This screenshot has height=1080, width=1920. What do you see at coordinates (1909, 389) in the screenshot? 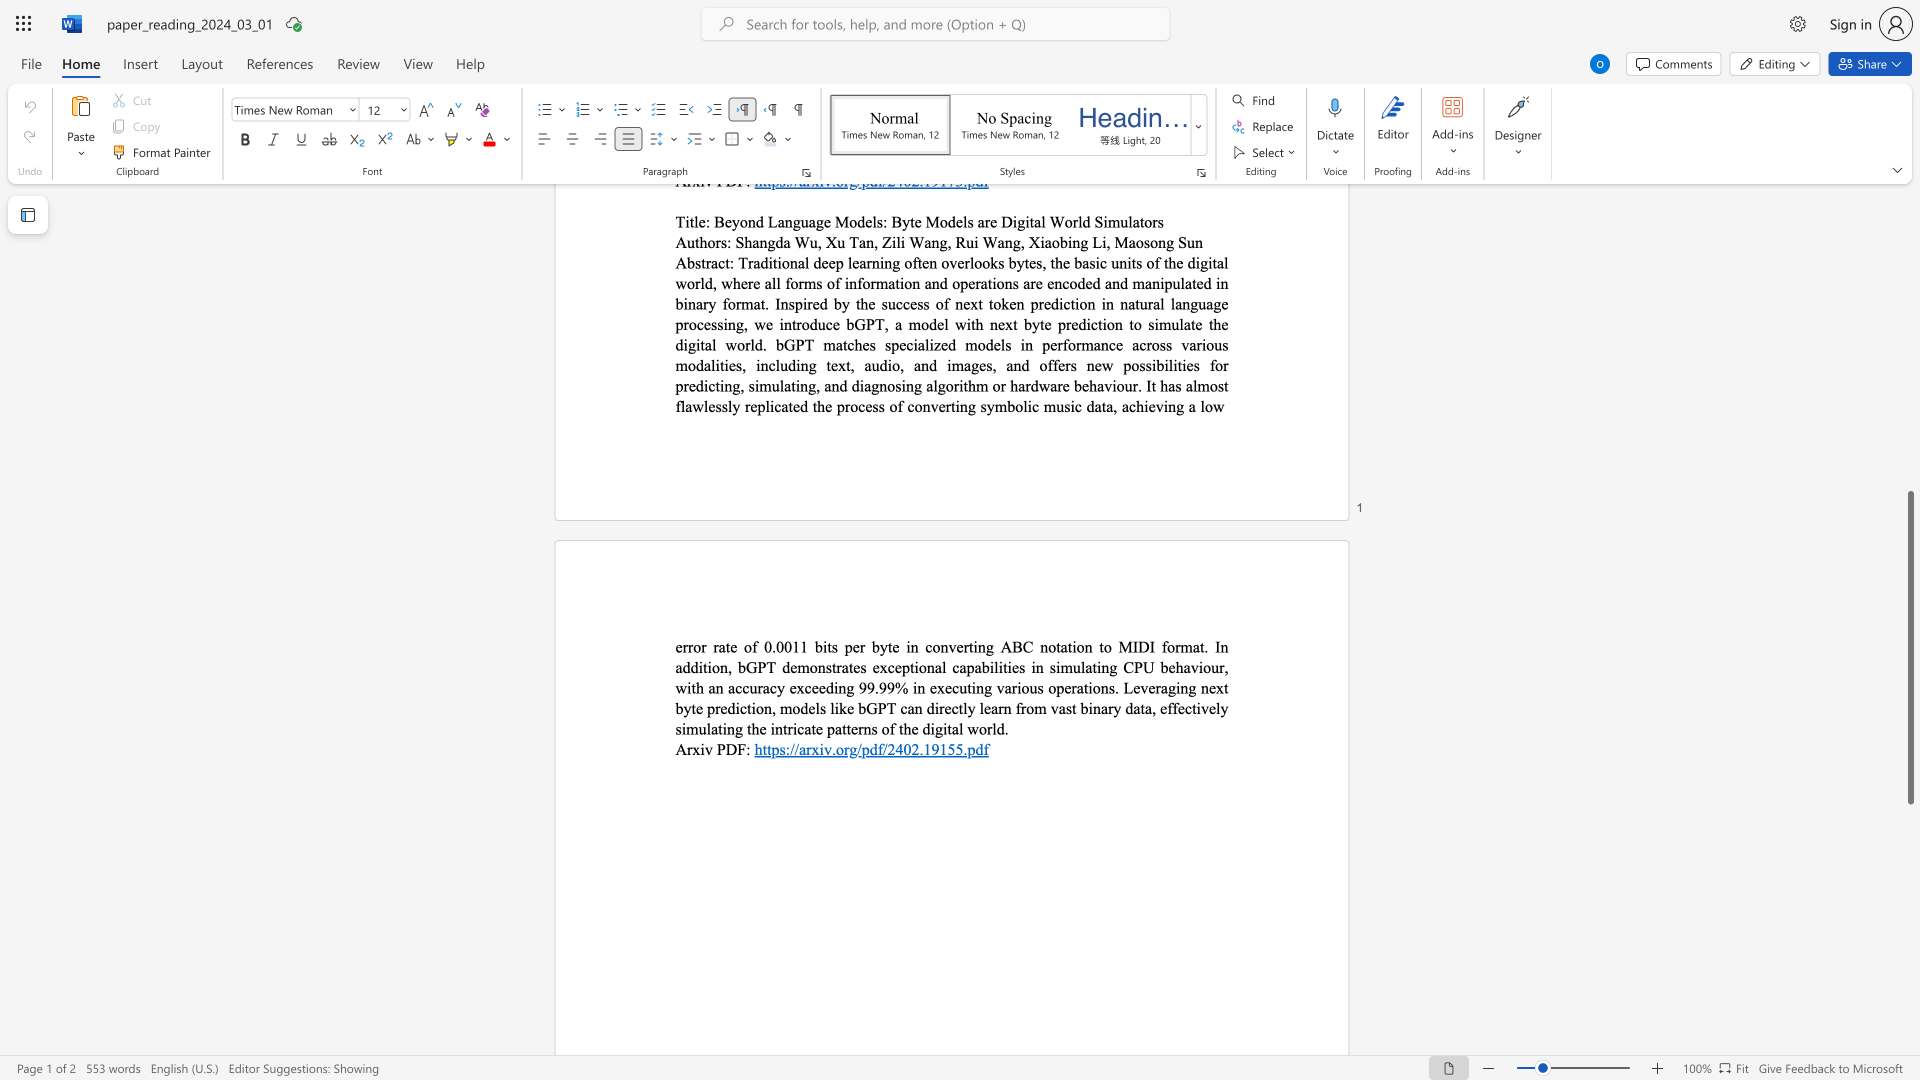
I see `the scrollbar to scroll the page up` at bounding box center [1909, 389].